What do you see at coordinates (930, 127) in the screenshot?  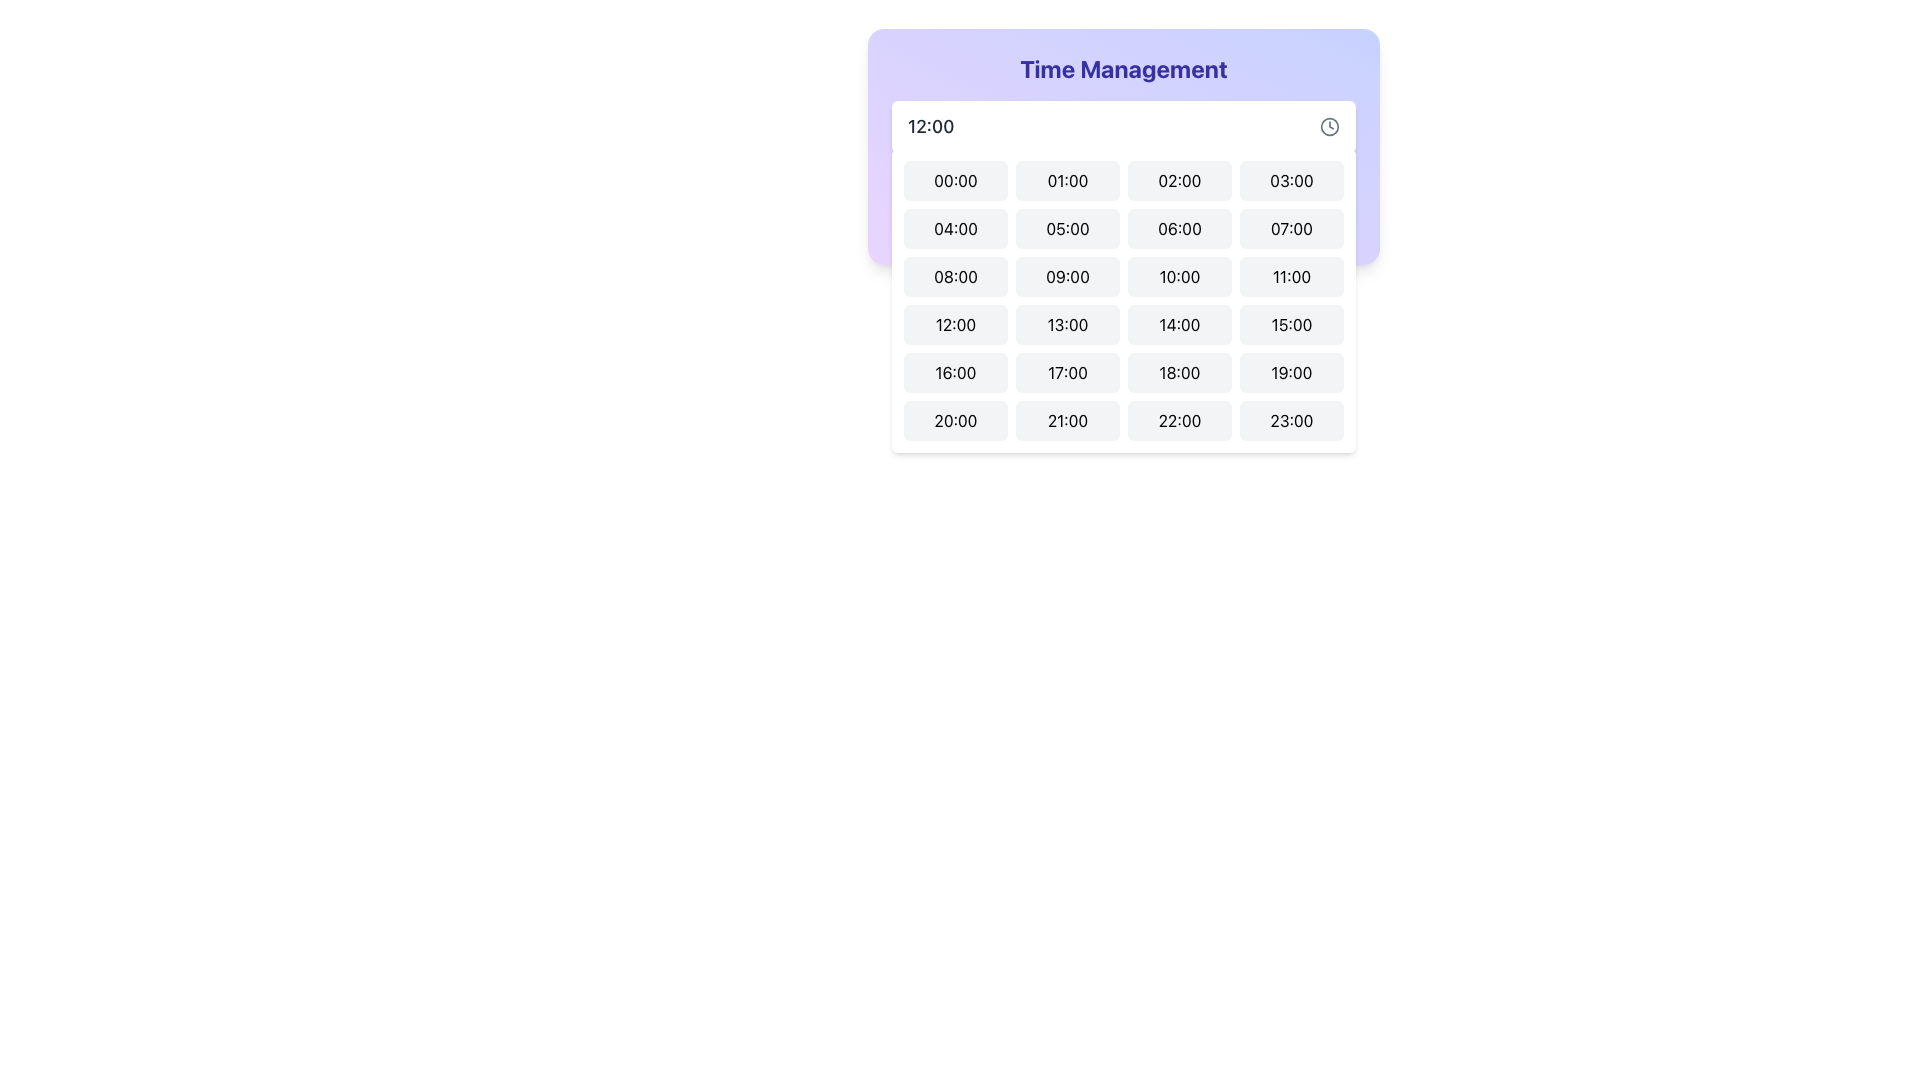 I see `the text label displaying '12:00', which is styled in medium weight gray sans-serif font, located in the top-right corner of a white card interface` at bounding box center [930, 127].